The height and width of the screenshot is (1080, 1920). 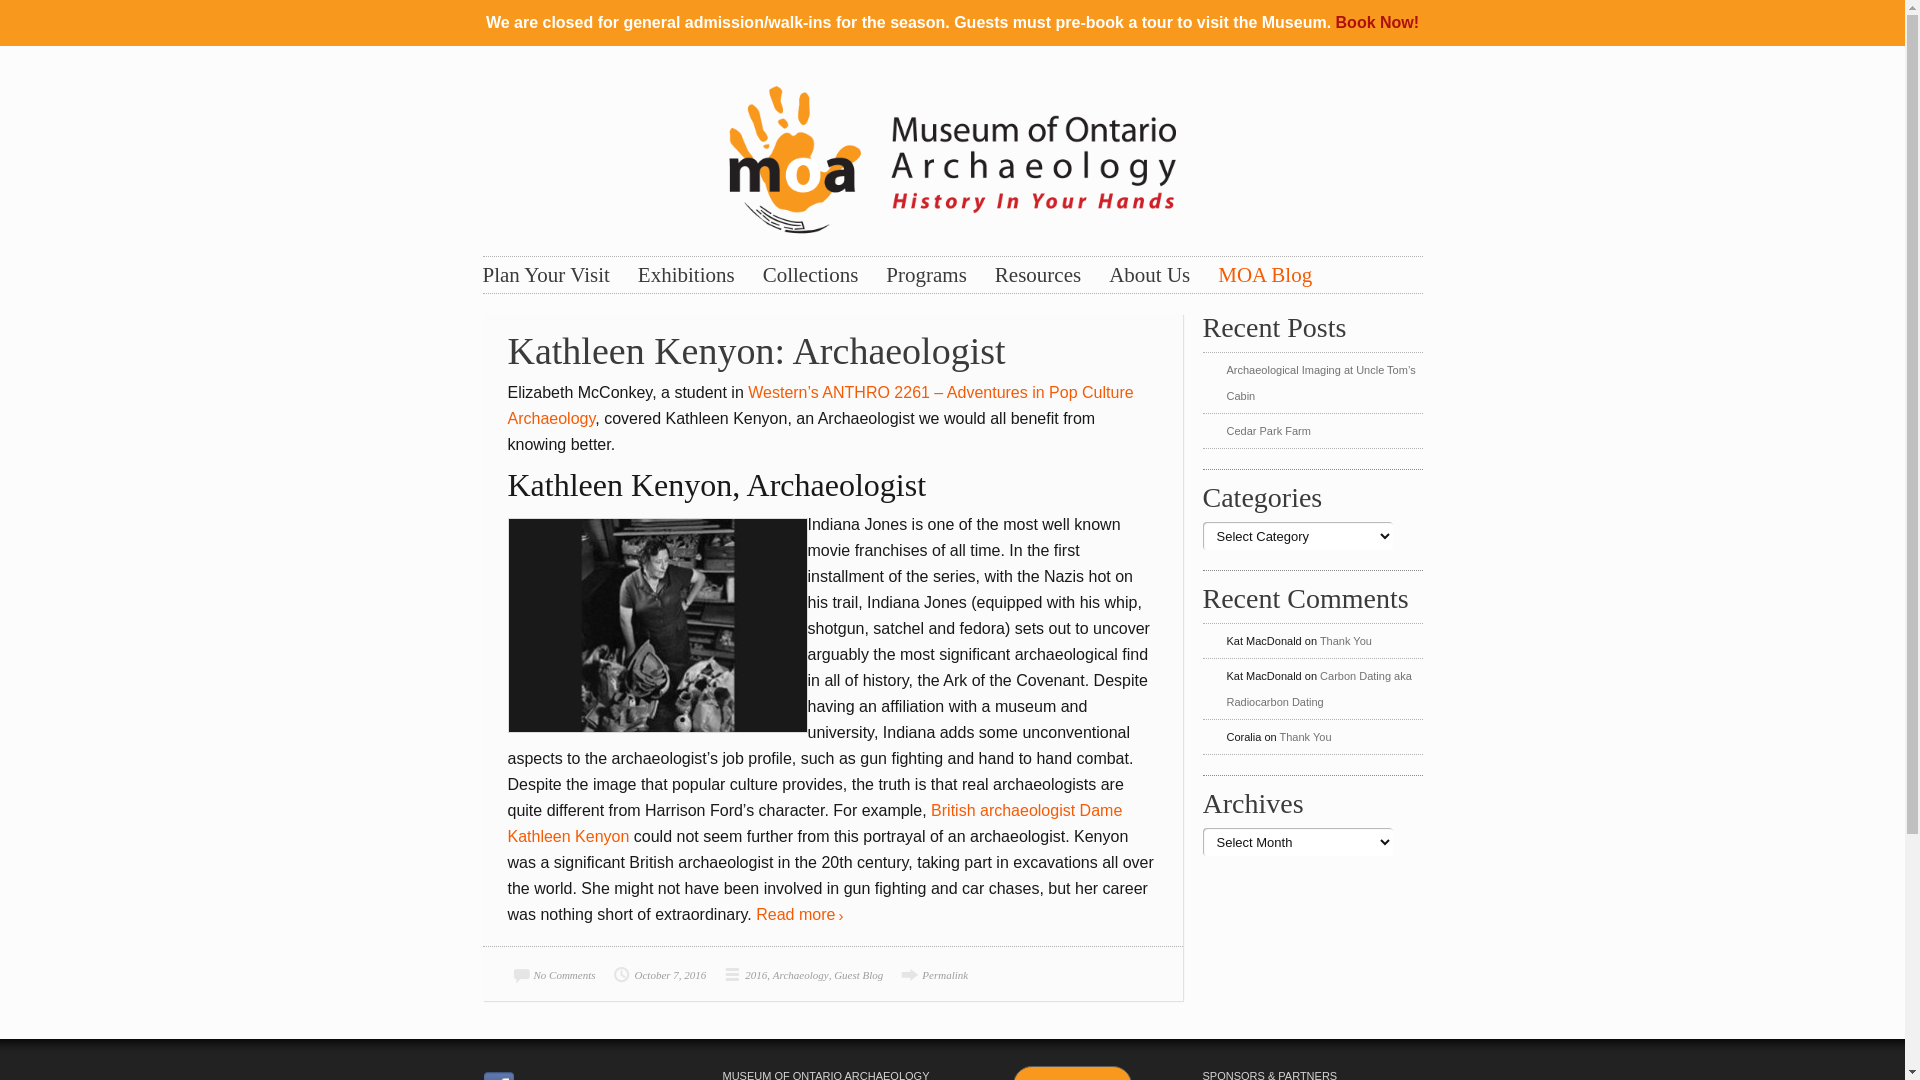 I want to click on 'Carbon Dating aka Radiocarbon Dating', so click(x=1318, y=688).